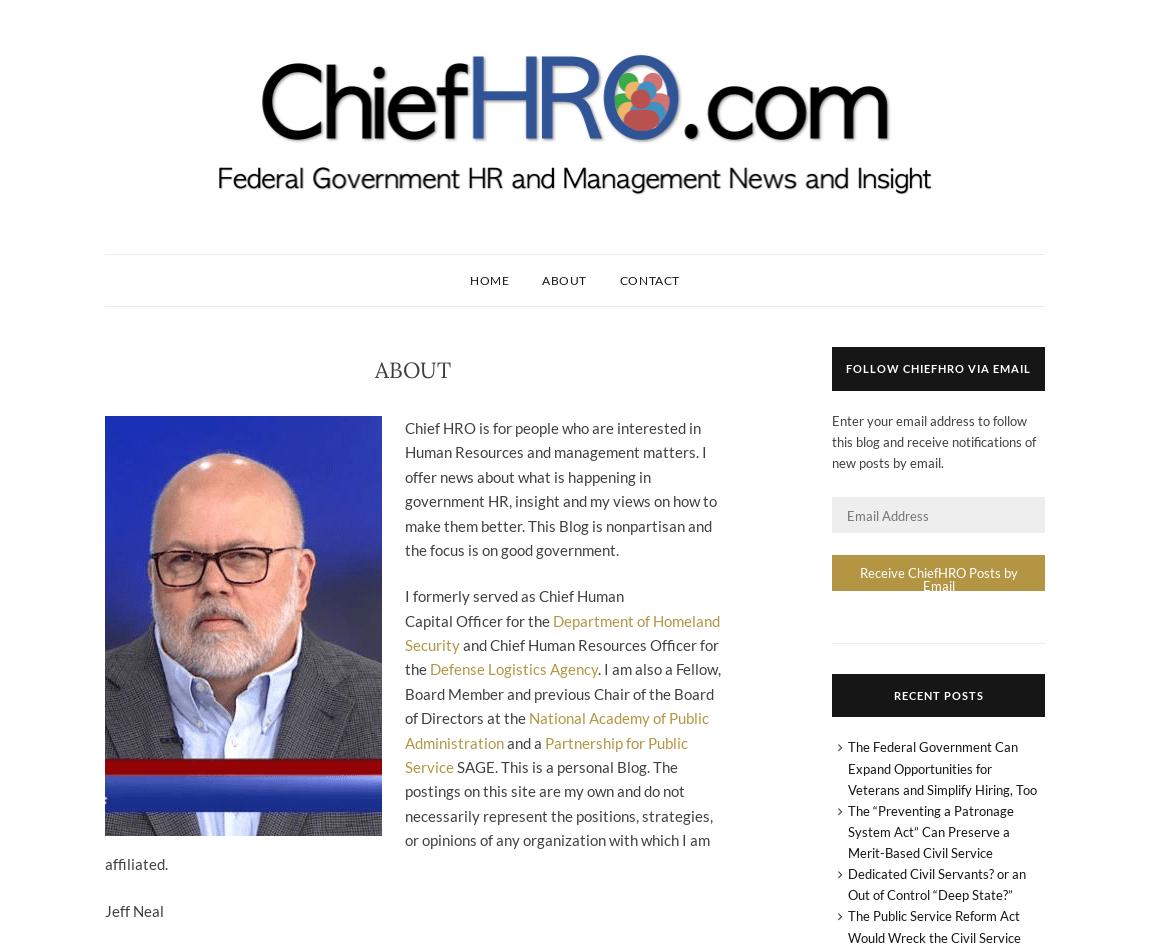  What do you see at coordinates (938, 577) in the screenshot?
I see `'Receive ChiefHRO Posts by Email'` at bounding box center [938, 577].